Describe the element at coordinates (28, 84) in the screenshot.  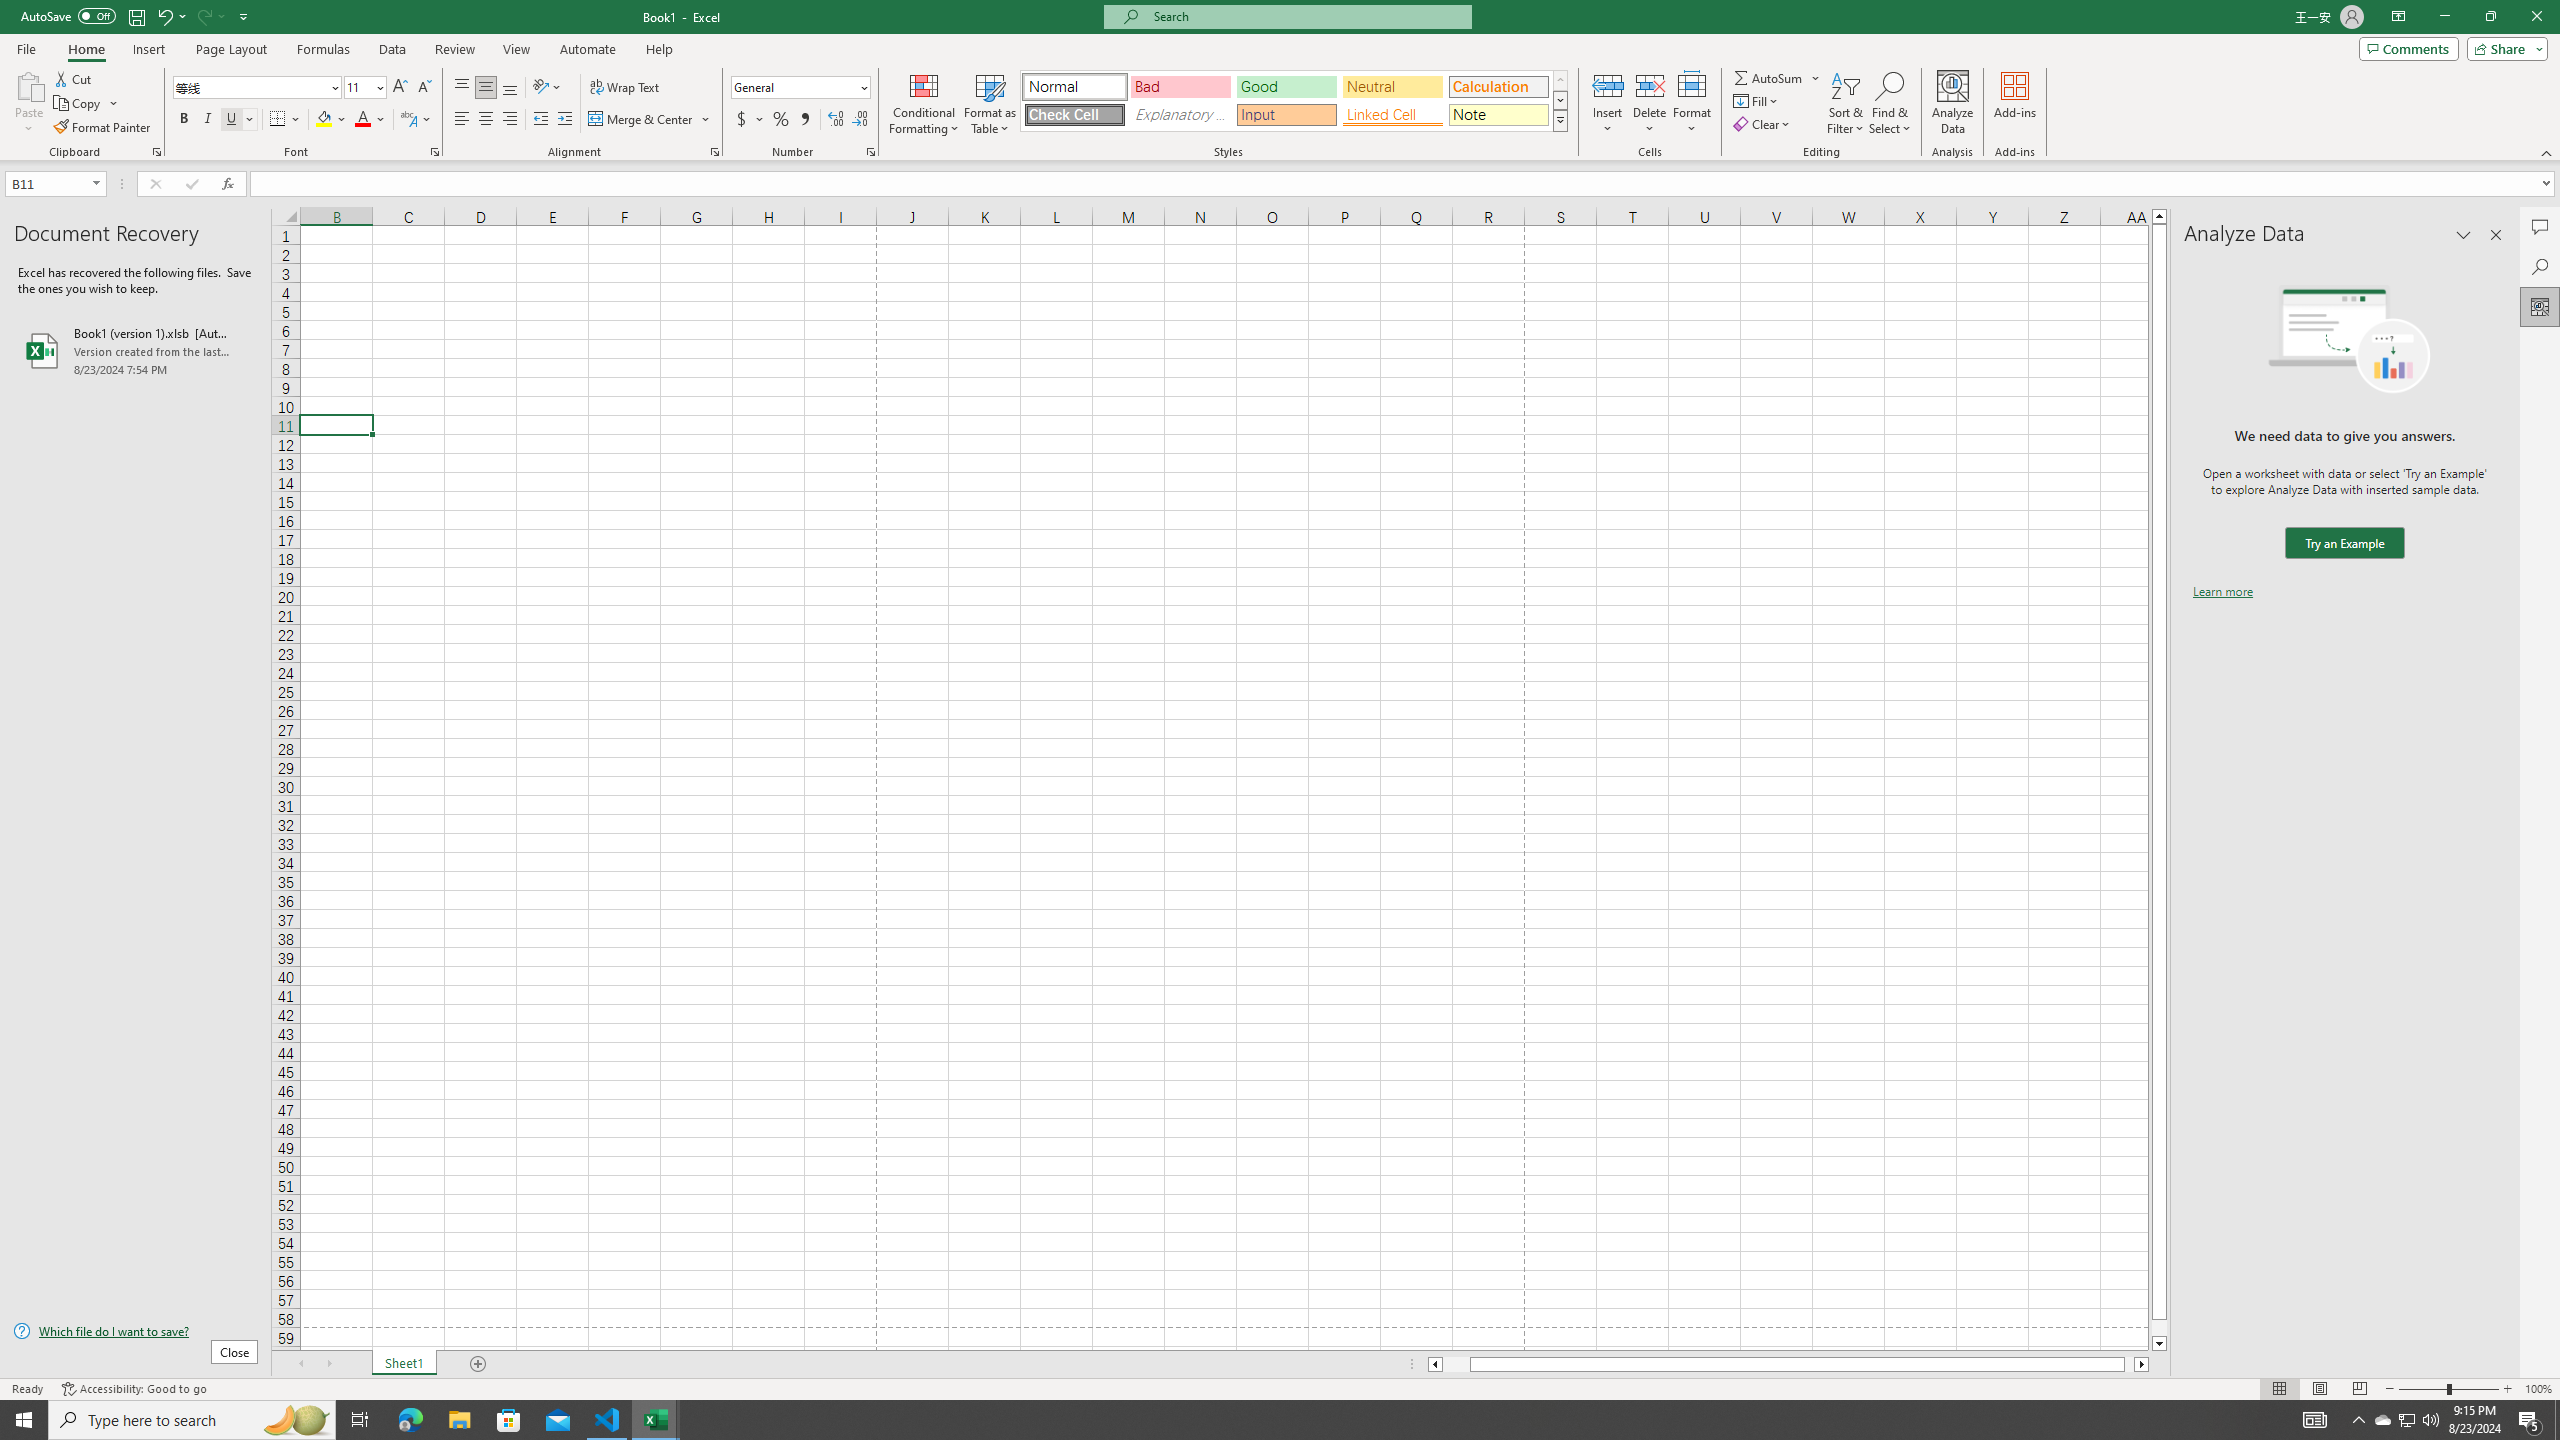
I see `'Paste'` at that location.